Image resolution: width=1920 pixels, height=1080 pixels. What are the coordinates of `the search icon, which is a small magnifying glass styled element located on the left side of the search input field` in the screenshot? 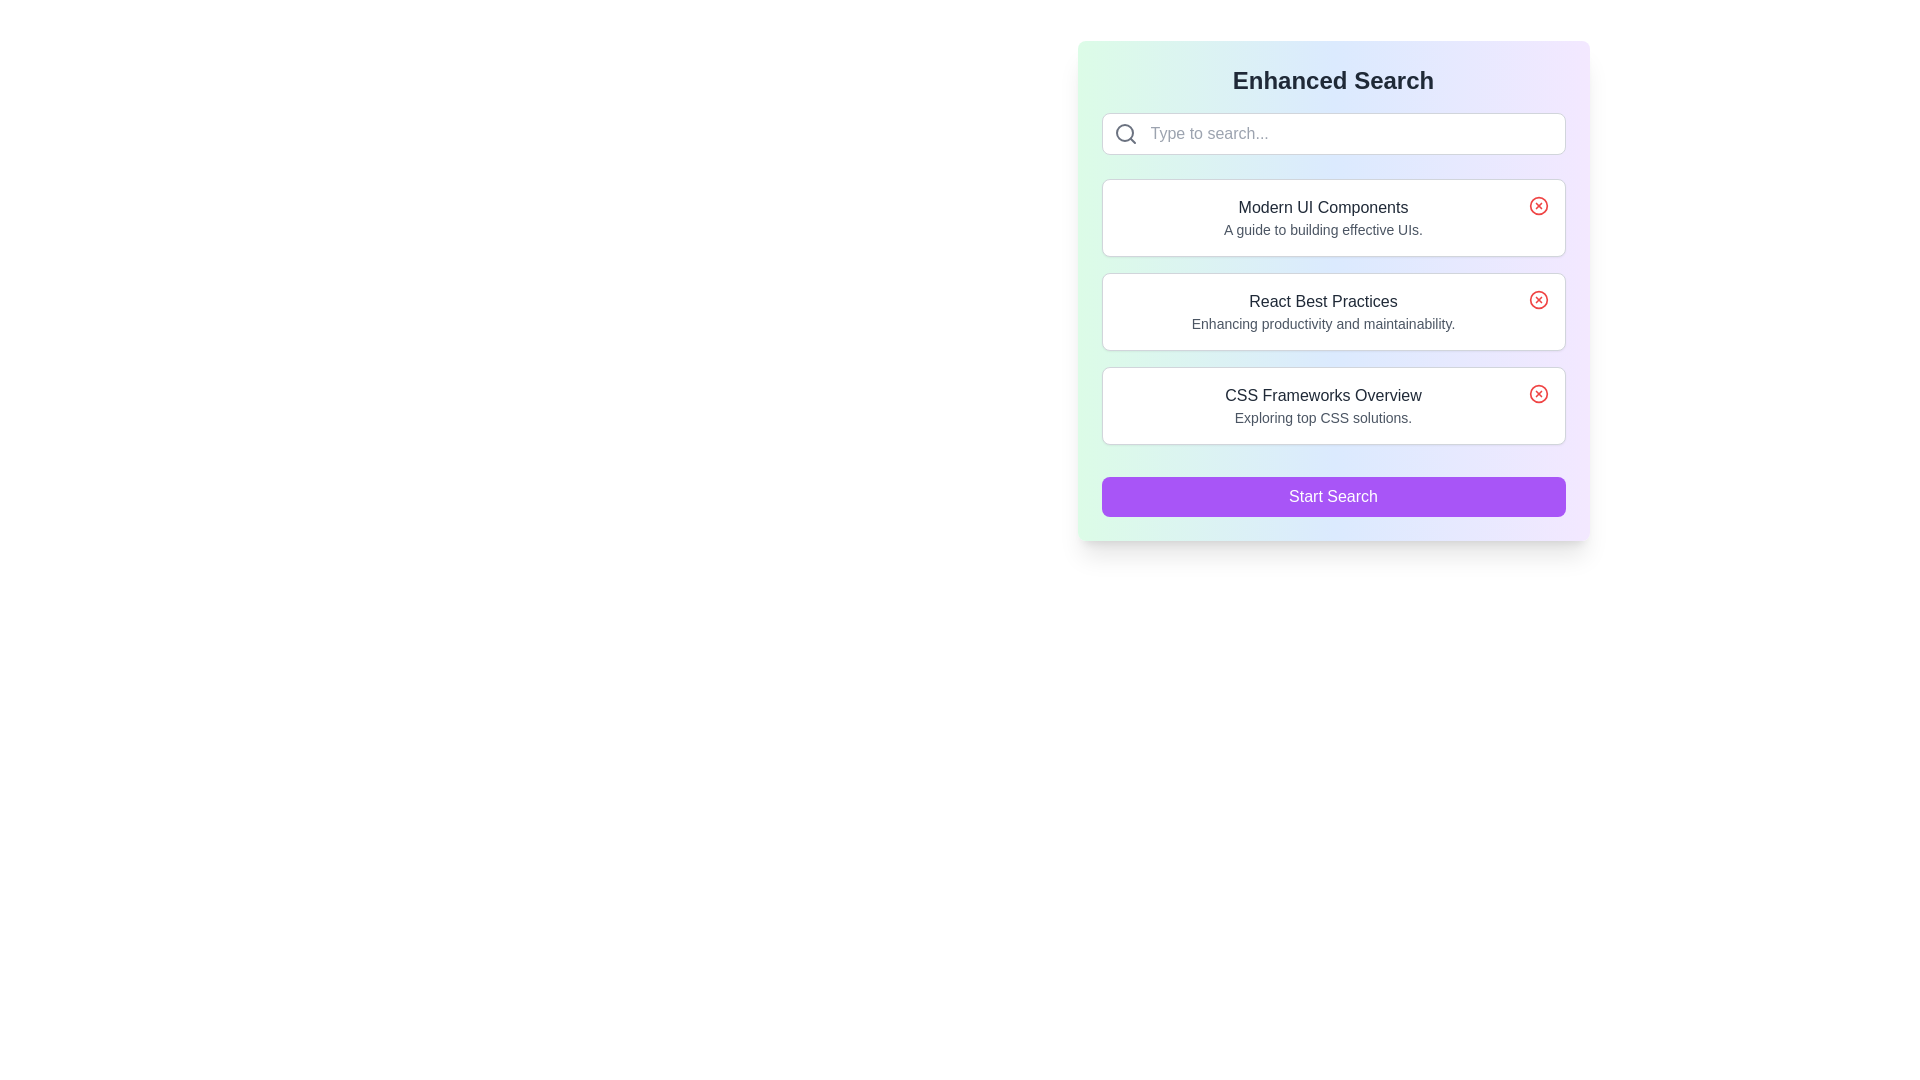 It's located at (1125, 134).